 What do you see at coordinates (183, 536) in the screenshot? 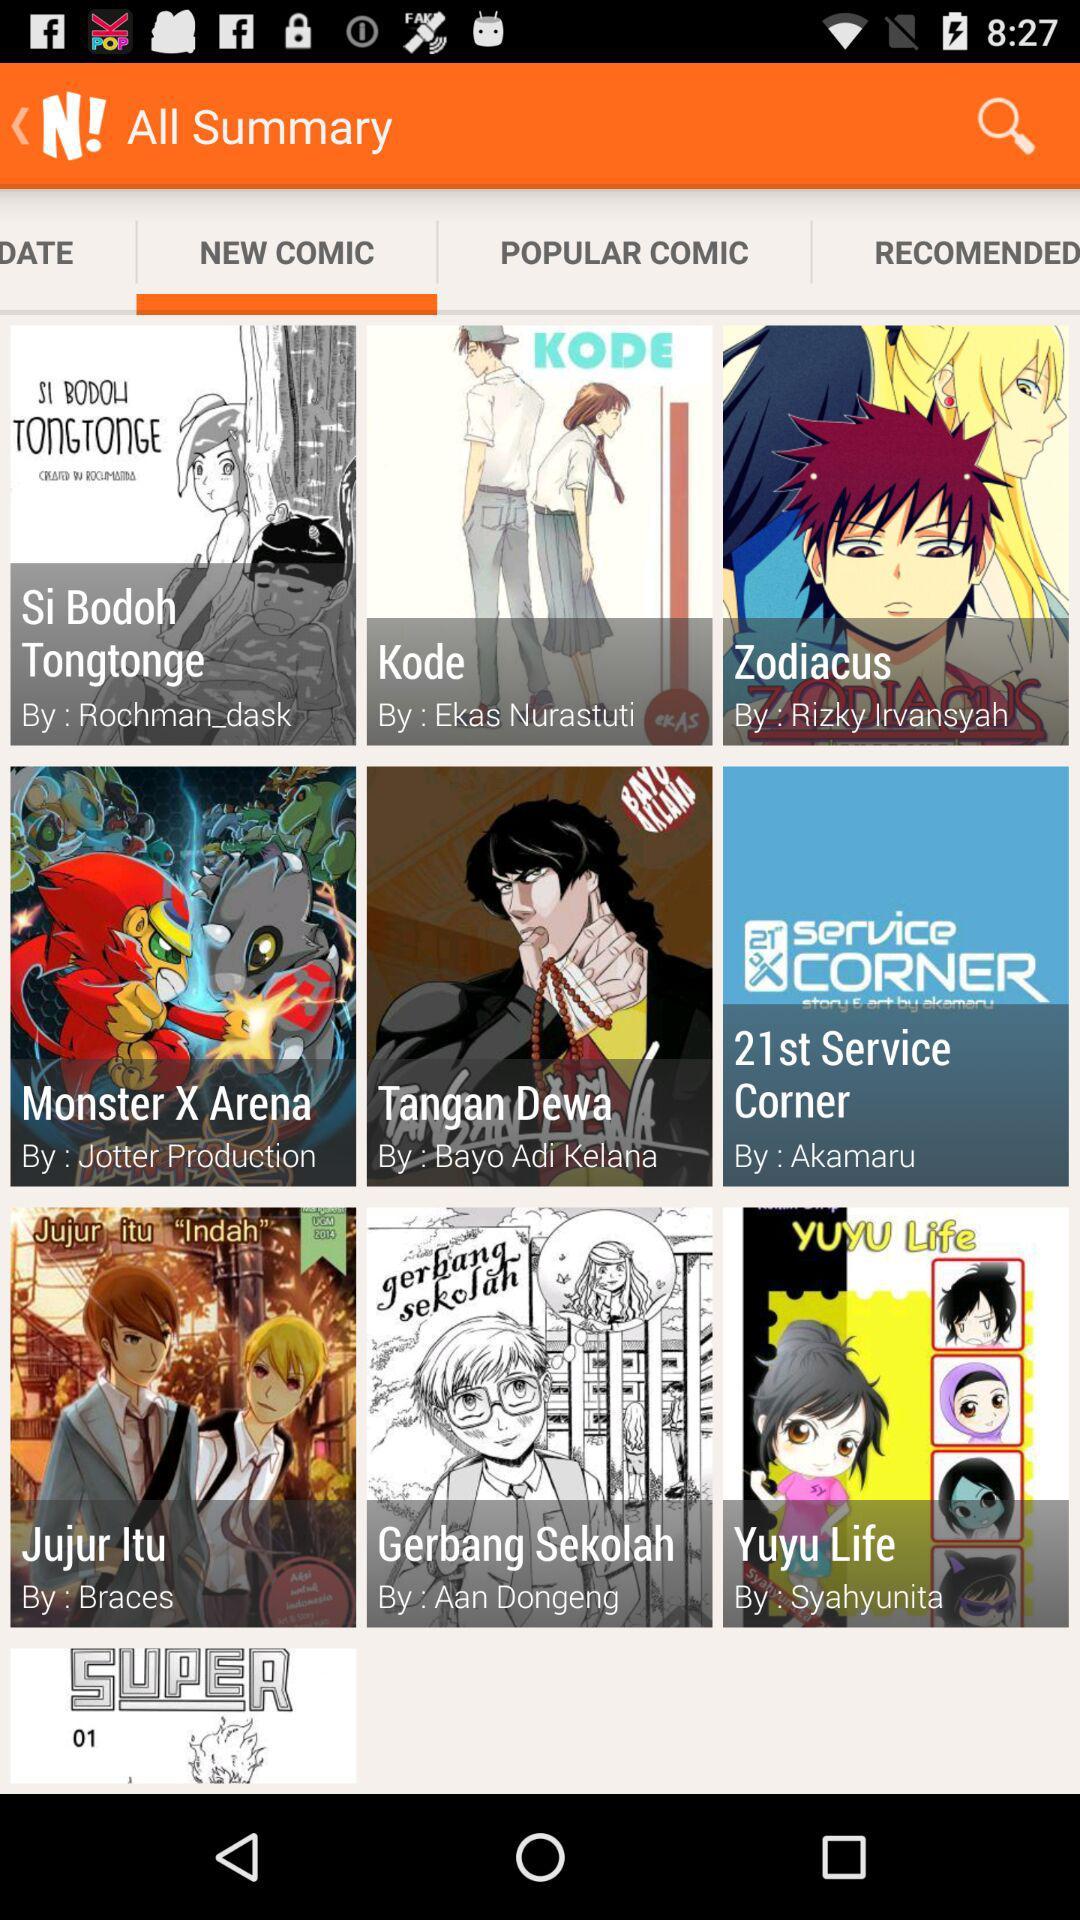
I see `the book left of kode` at bounding box center [183, 536].